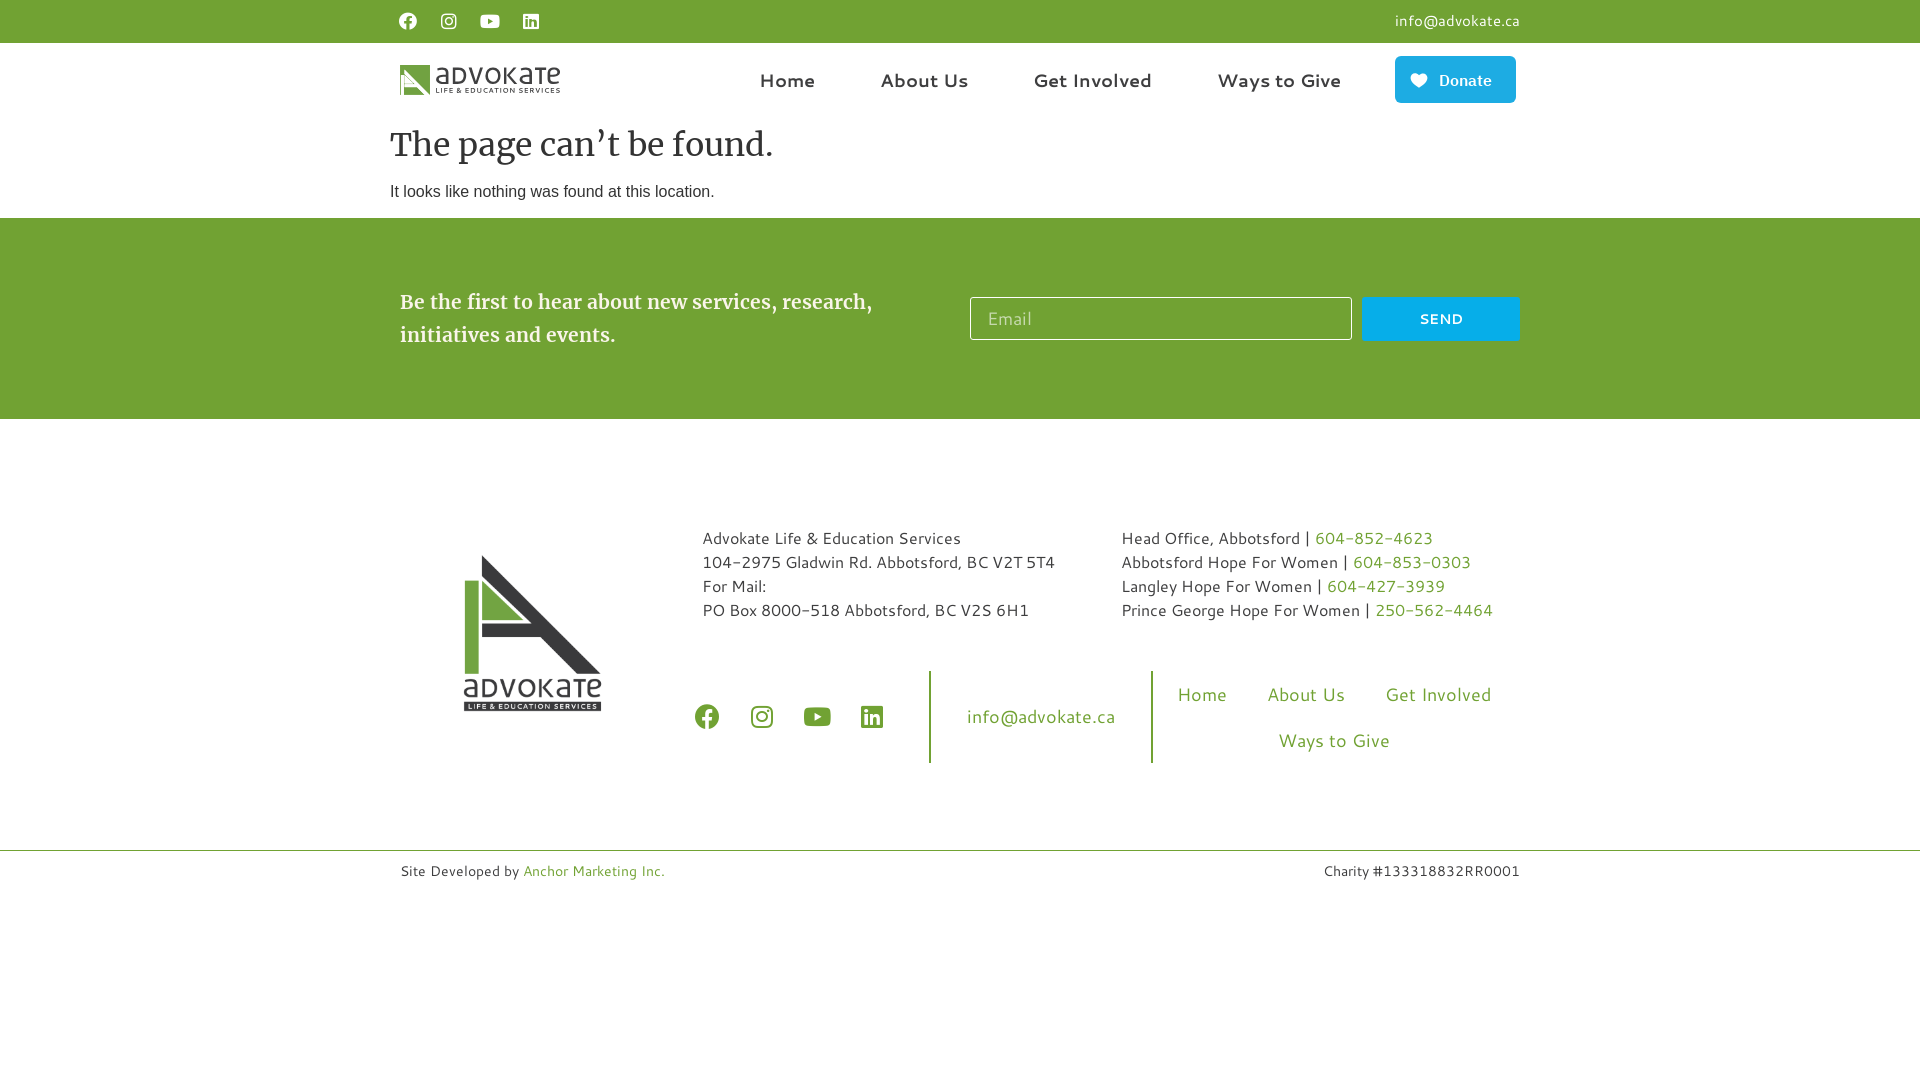 The image size is (1920, 1080). Describe the element at coordinates (1390, 78) in the screenshot. I see `'Donate Button'` at that location.